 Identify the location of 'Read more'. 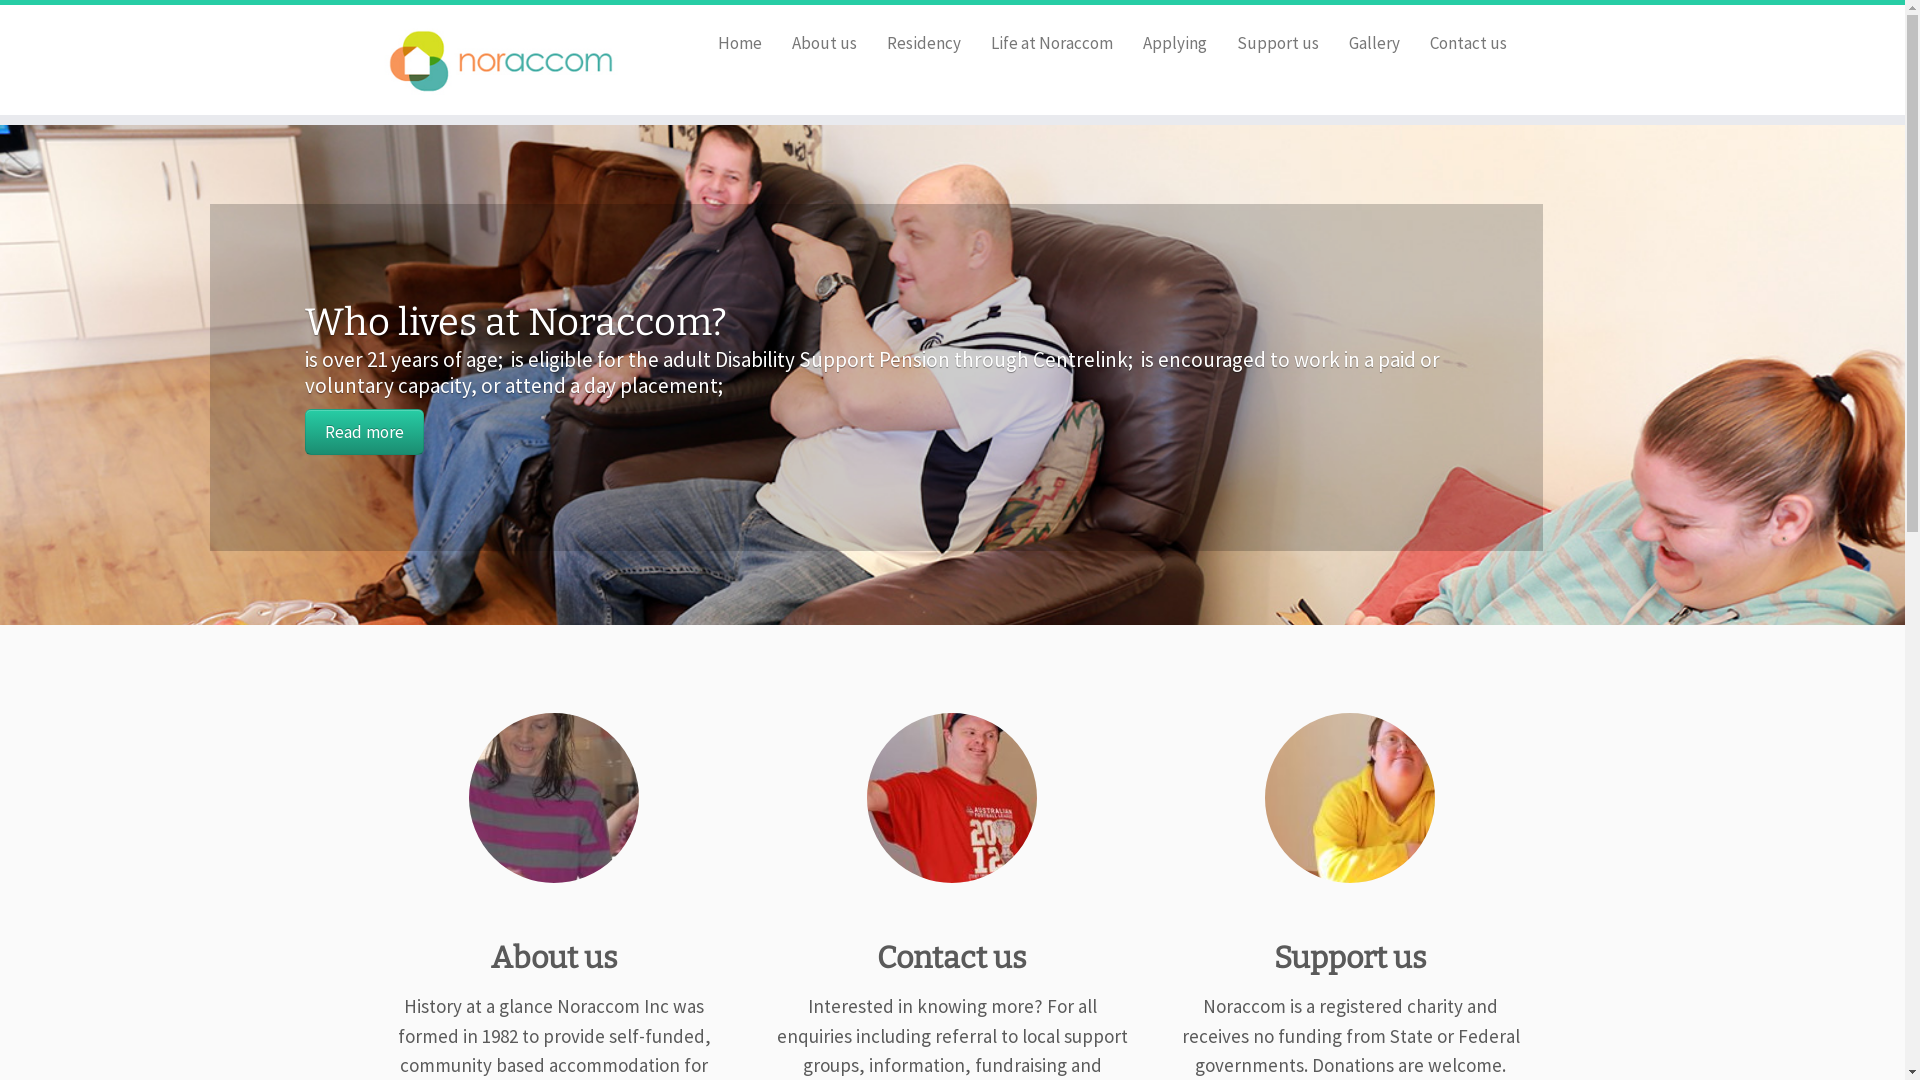
(364, 431).